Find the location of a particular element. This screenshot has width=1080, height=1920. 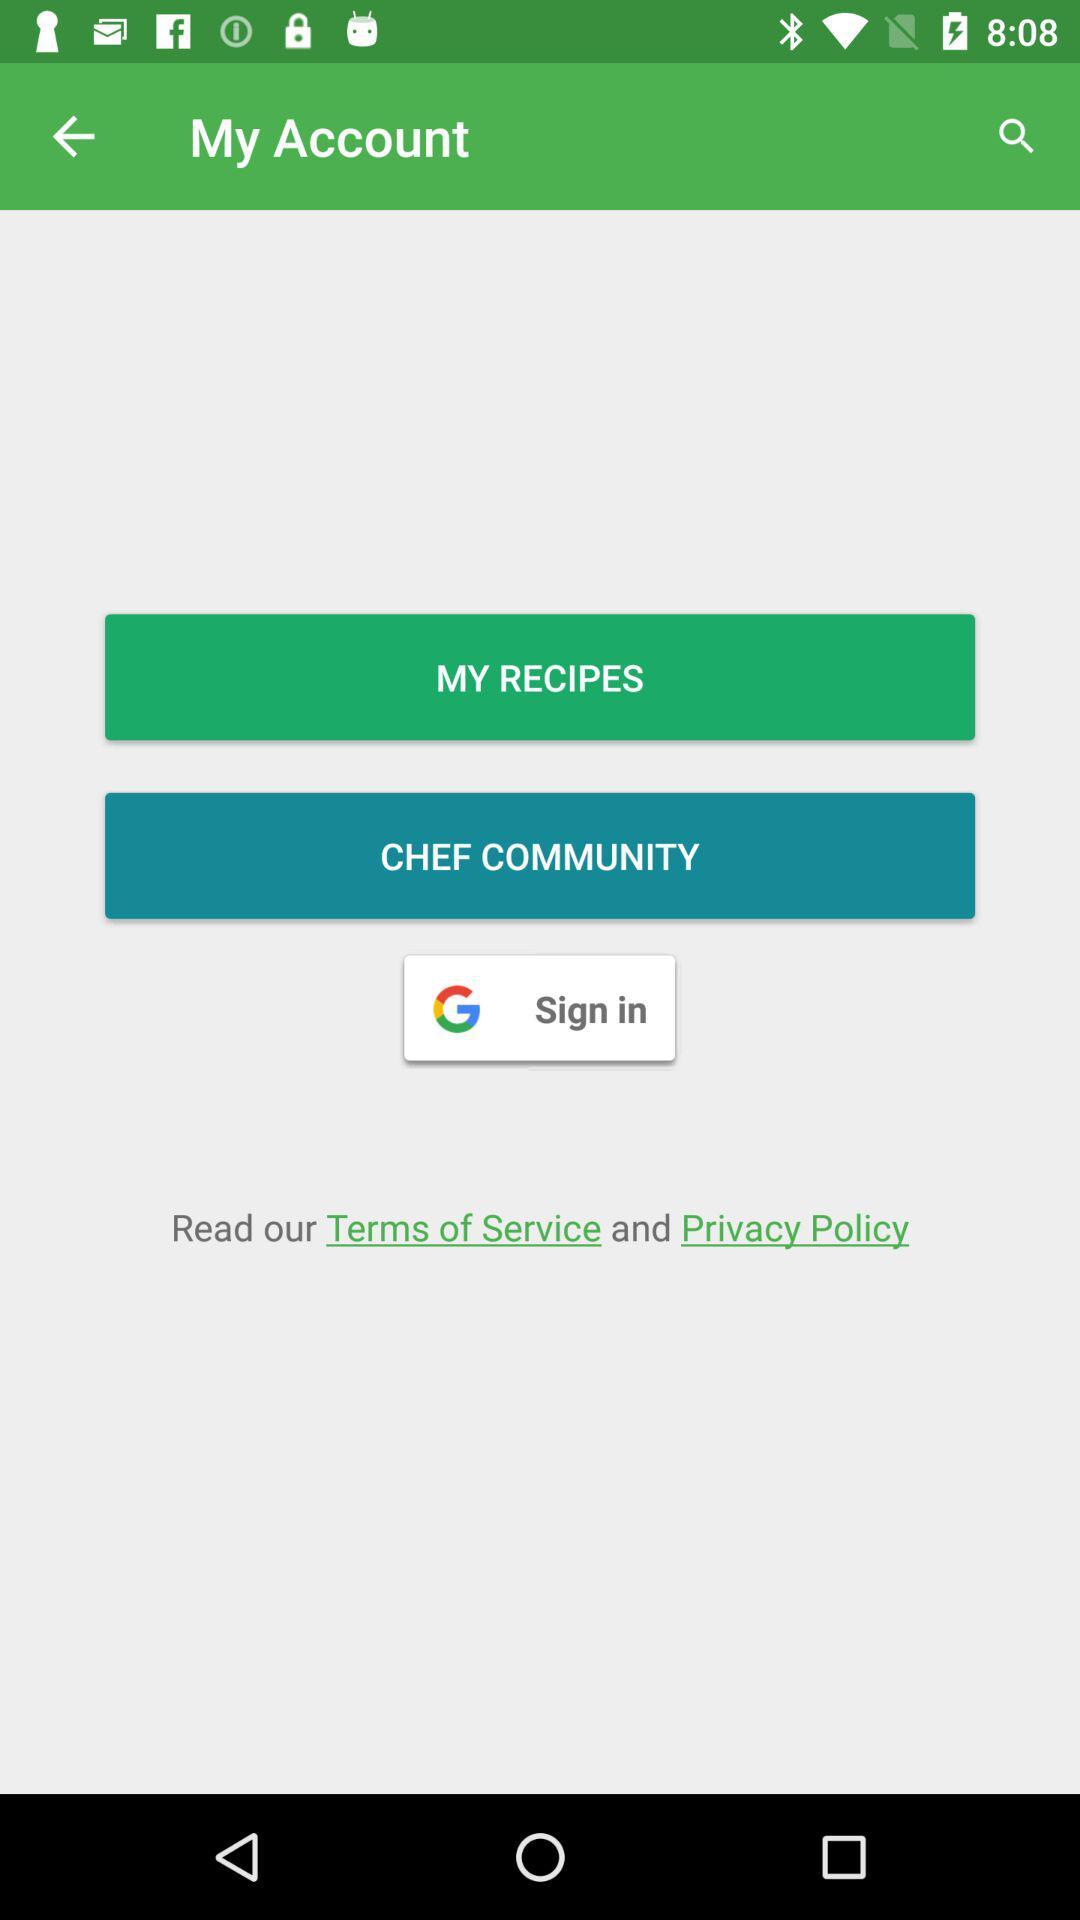

sign in is located at coordinates (540, 1008).